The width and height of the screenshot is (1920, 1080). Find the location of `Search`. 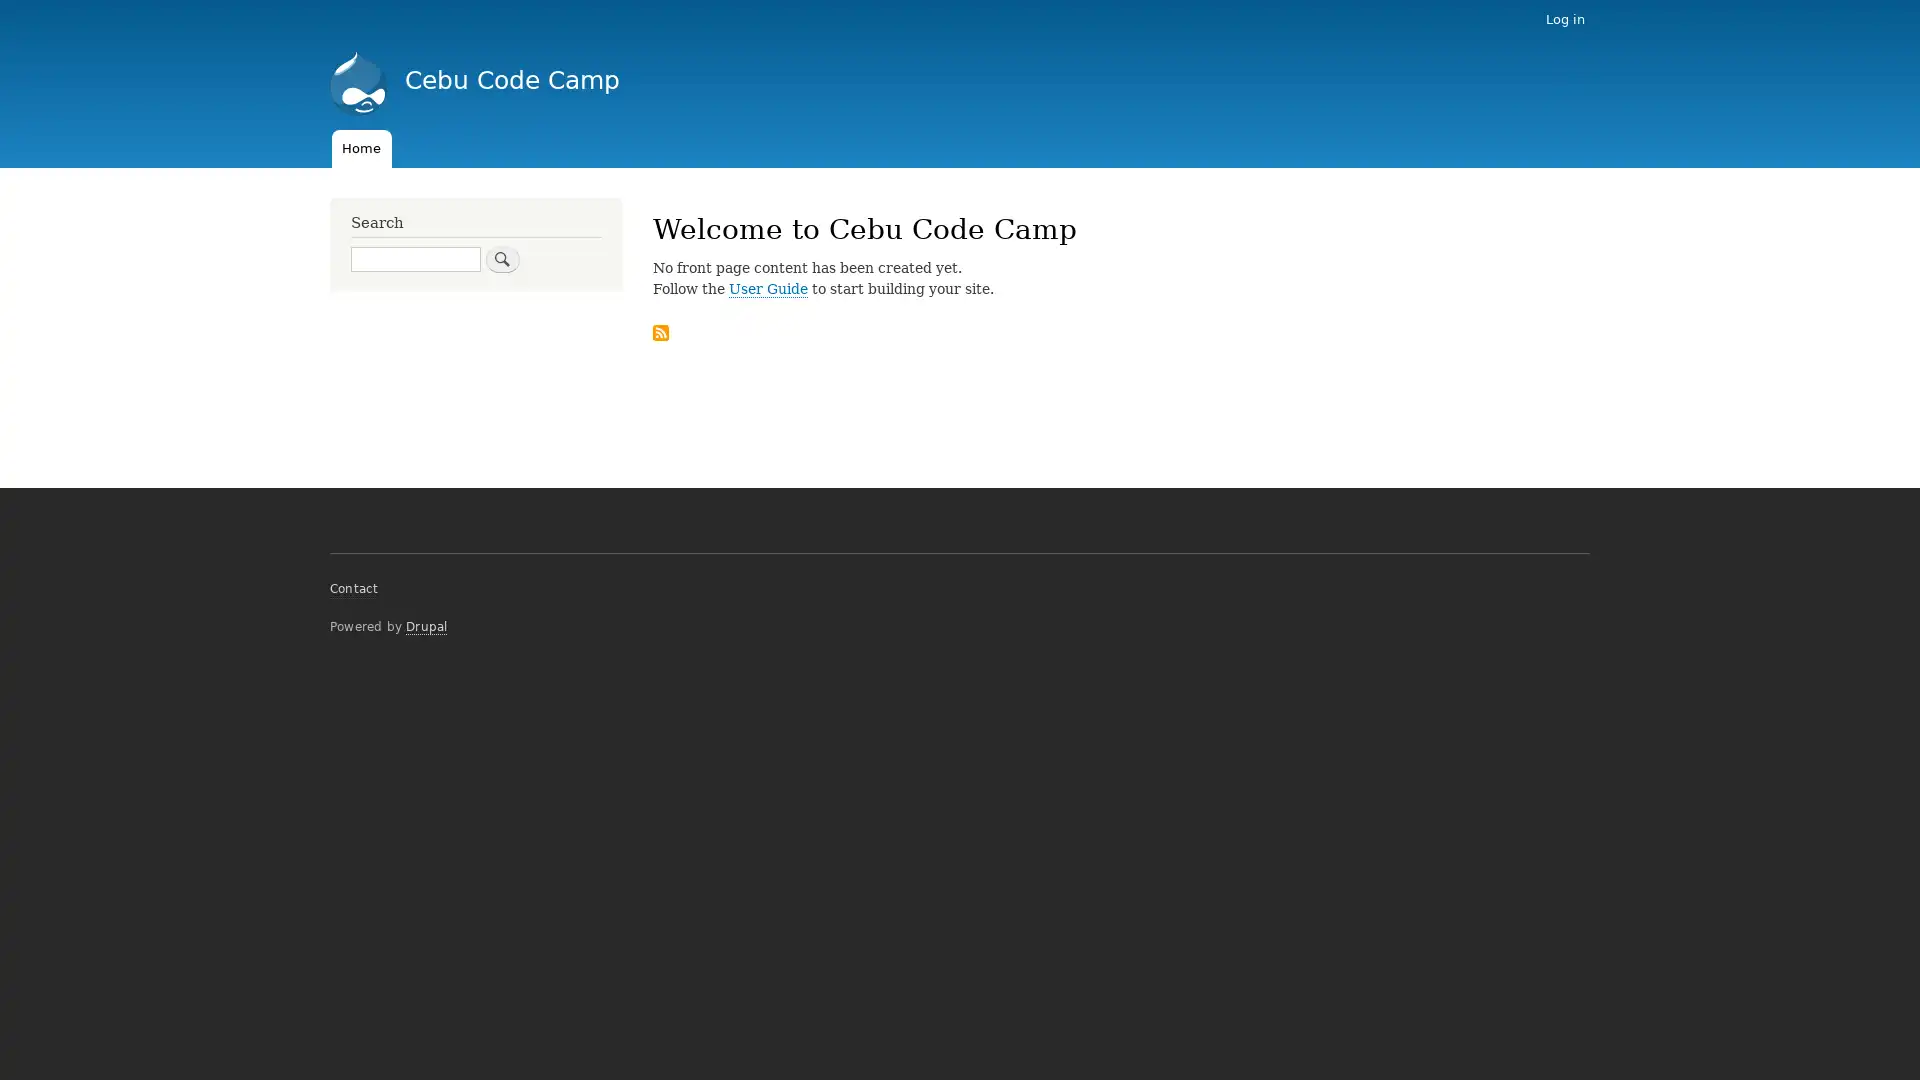

Search is located at coordinates (503, 258).